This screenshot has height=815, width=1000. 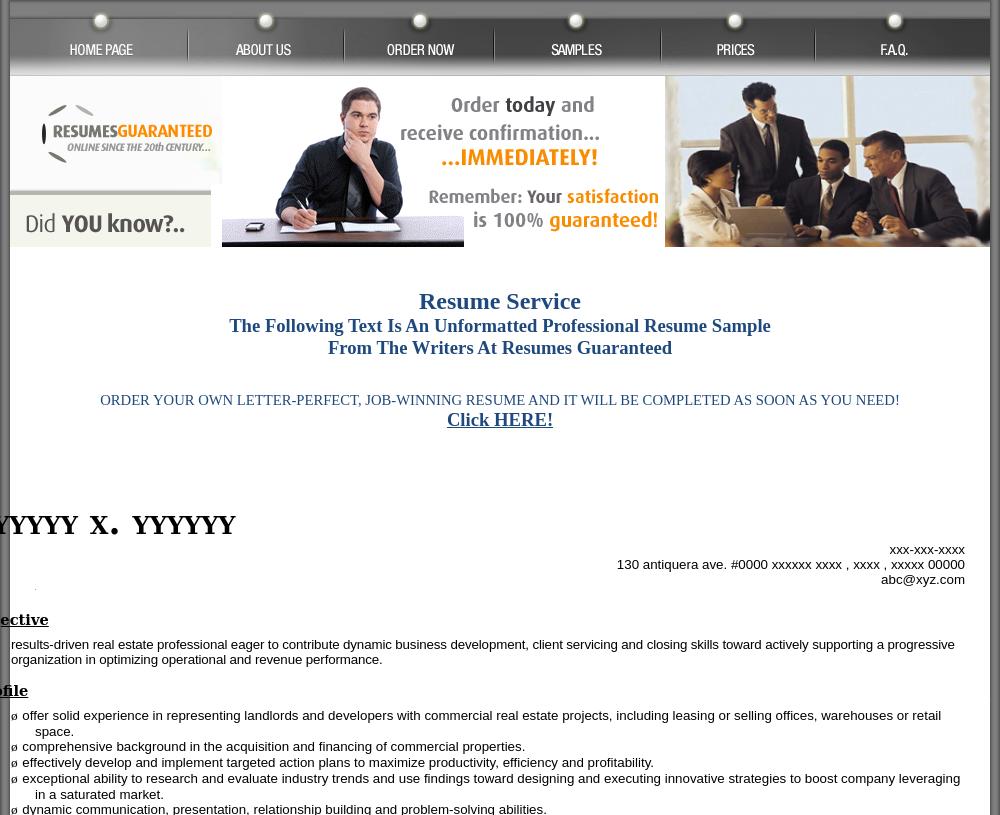 What do you see at coordinates (498, 399) in the screenshot?
I see `'ORDER YOUR OWN LETTER-PERFECT, JOB-WINNING RESUME AND IT WILL BE COMPLETED AS SOON AS YOU NEED!'` at bounding box center [498, 399].